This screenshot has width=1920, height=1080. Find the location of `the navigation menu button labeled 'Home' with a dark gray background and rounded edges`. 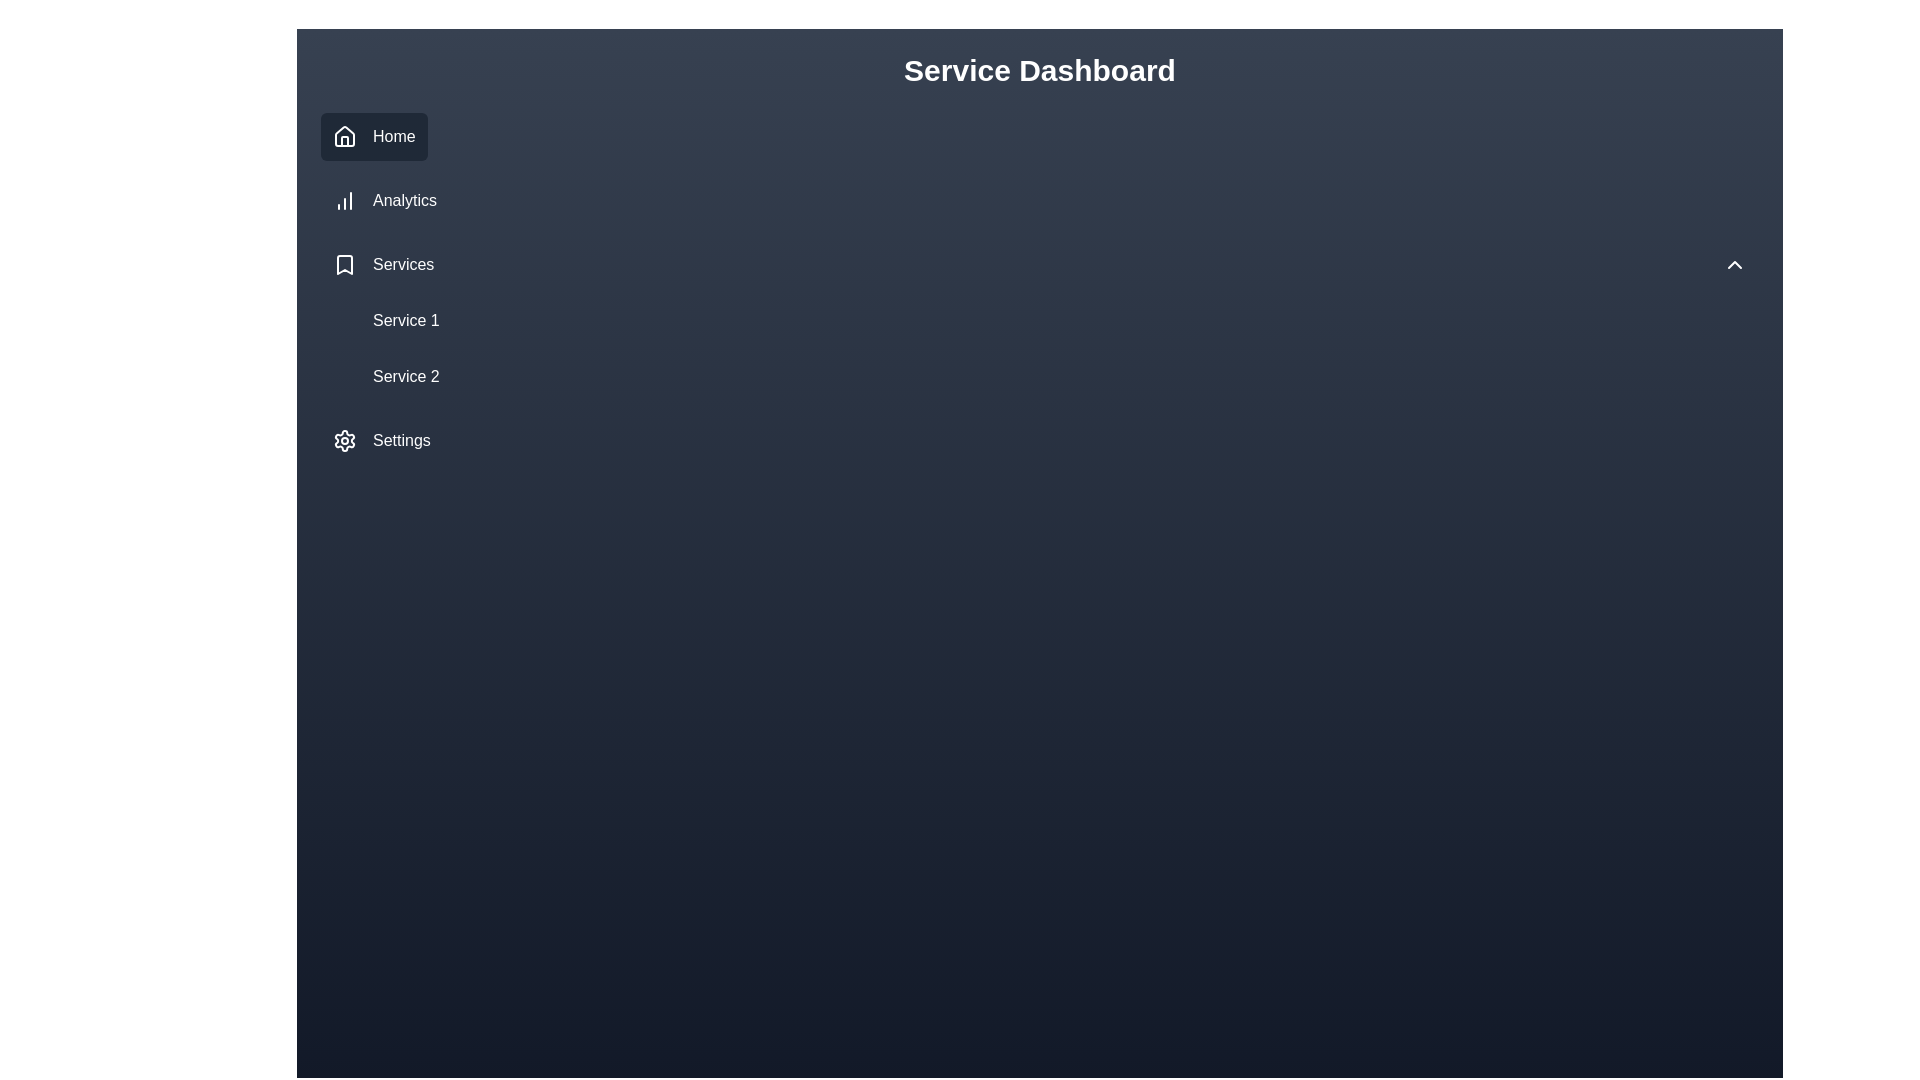

the navigation menu button labeled 'Home' with a dark gray background and rounded edges is located at coordinates (374, 136).